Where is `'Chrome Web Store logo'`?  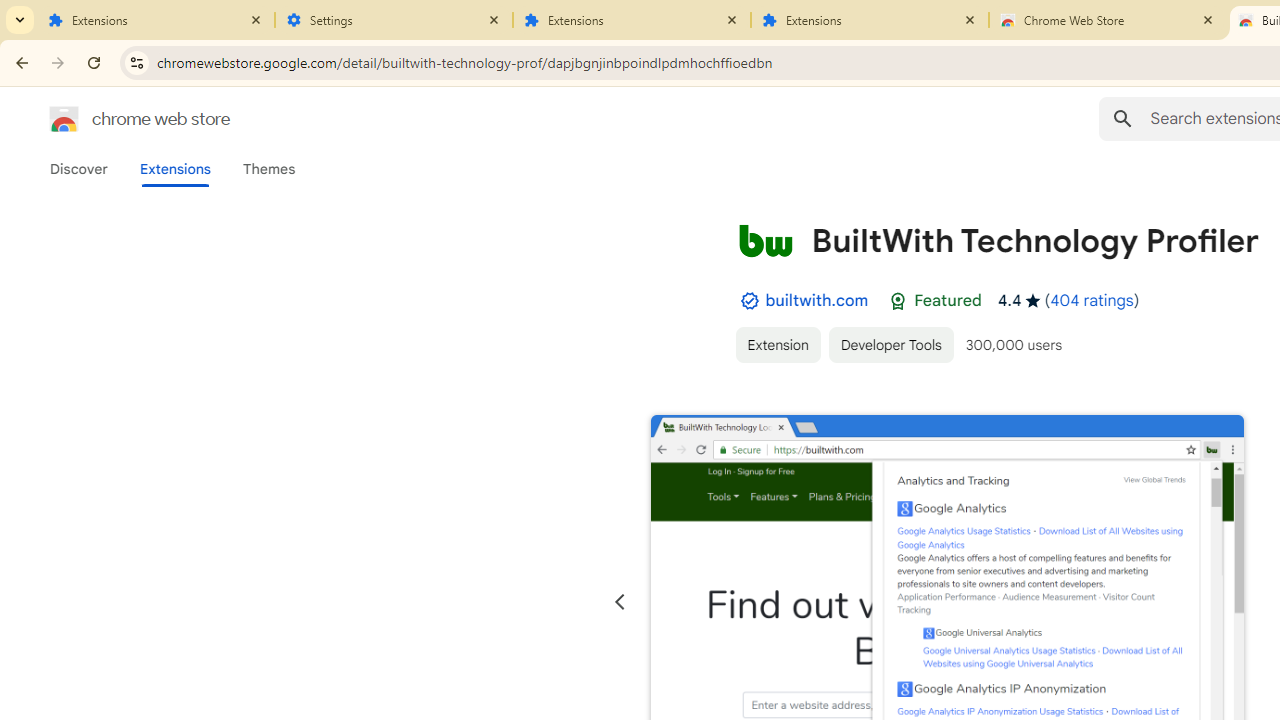
'Chrome Web Store logo' is located at coordinates (64, 119).